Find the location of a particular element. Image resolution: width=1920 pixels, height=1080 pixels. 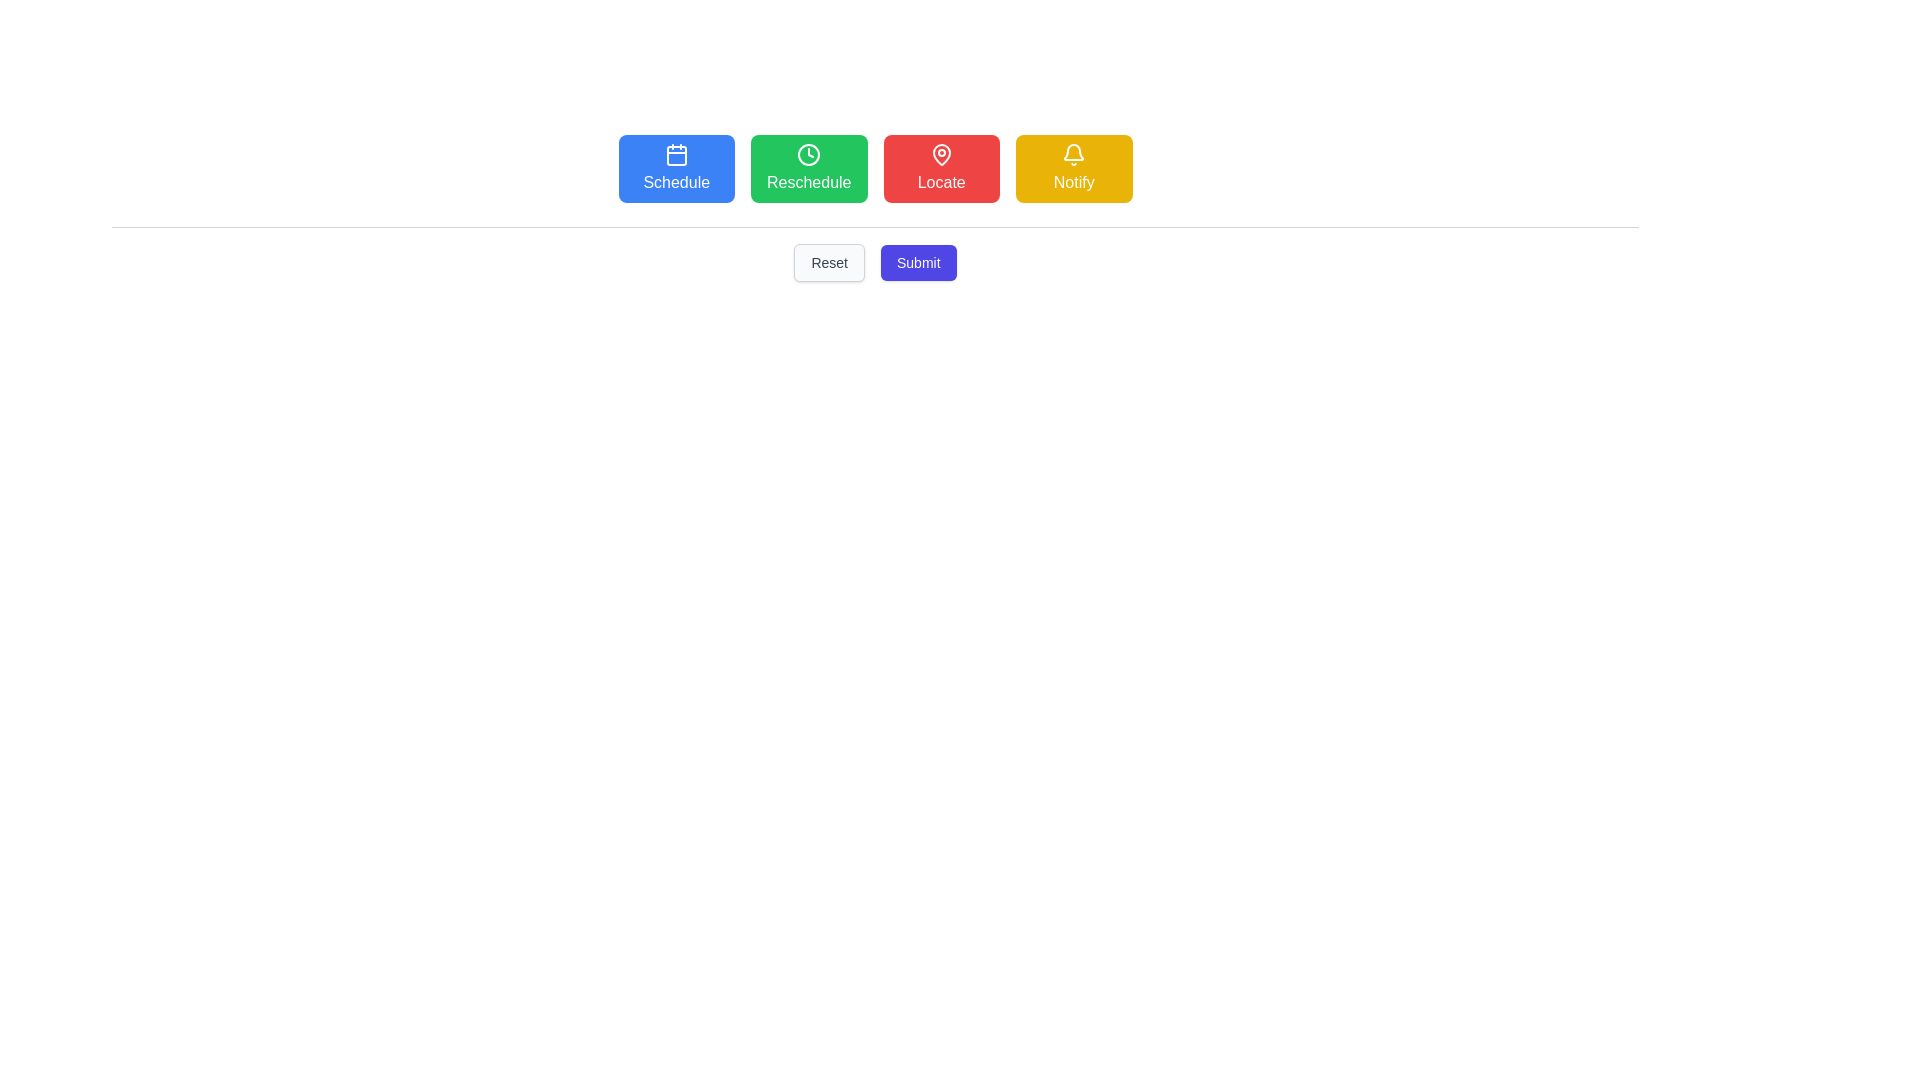

the text label that indicates the function of rescheduling tasks, located in the green button in the second position from the left in the top row of buttons is located at coordinates (809, 182).